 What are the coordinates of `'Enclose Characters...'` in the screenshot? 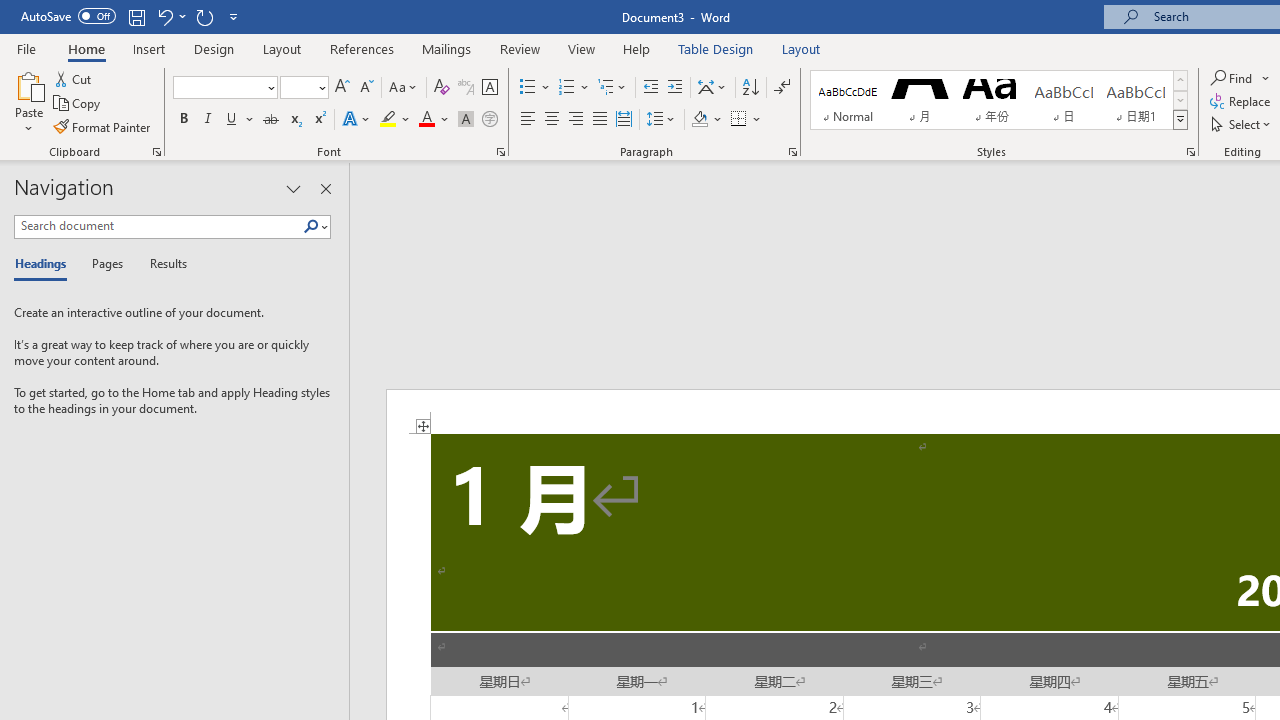 It's located at (489, 119).